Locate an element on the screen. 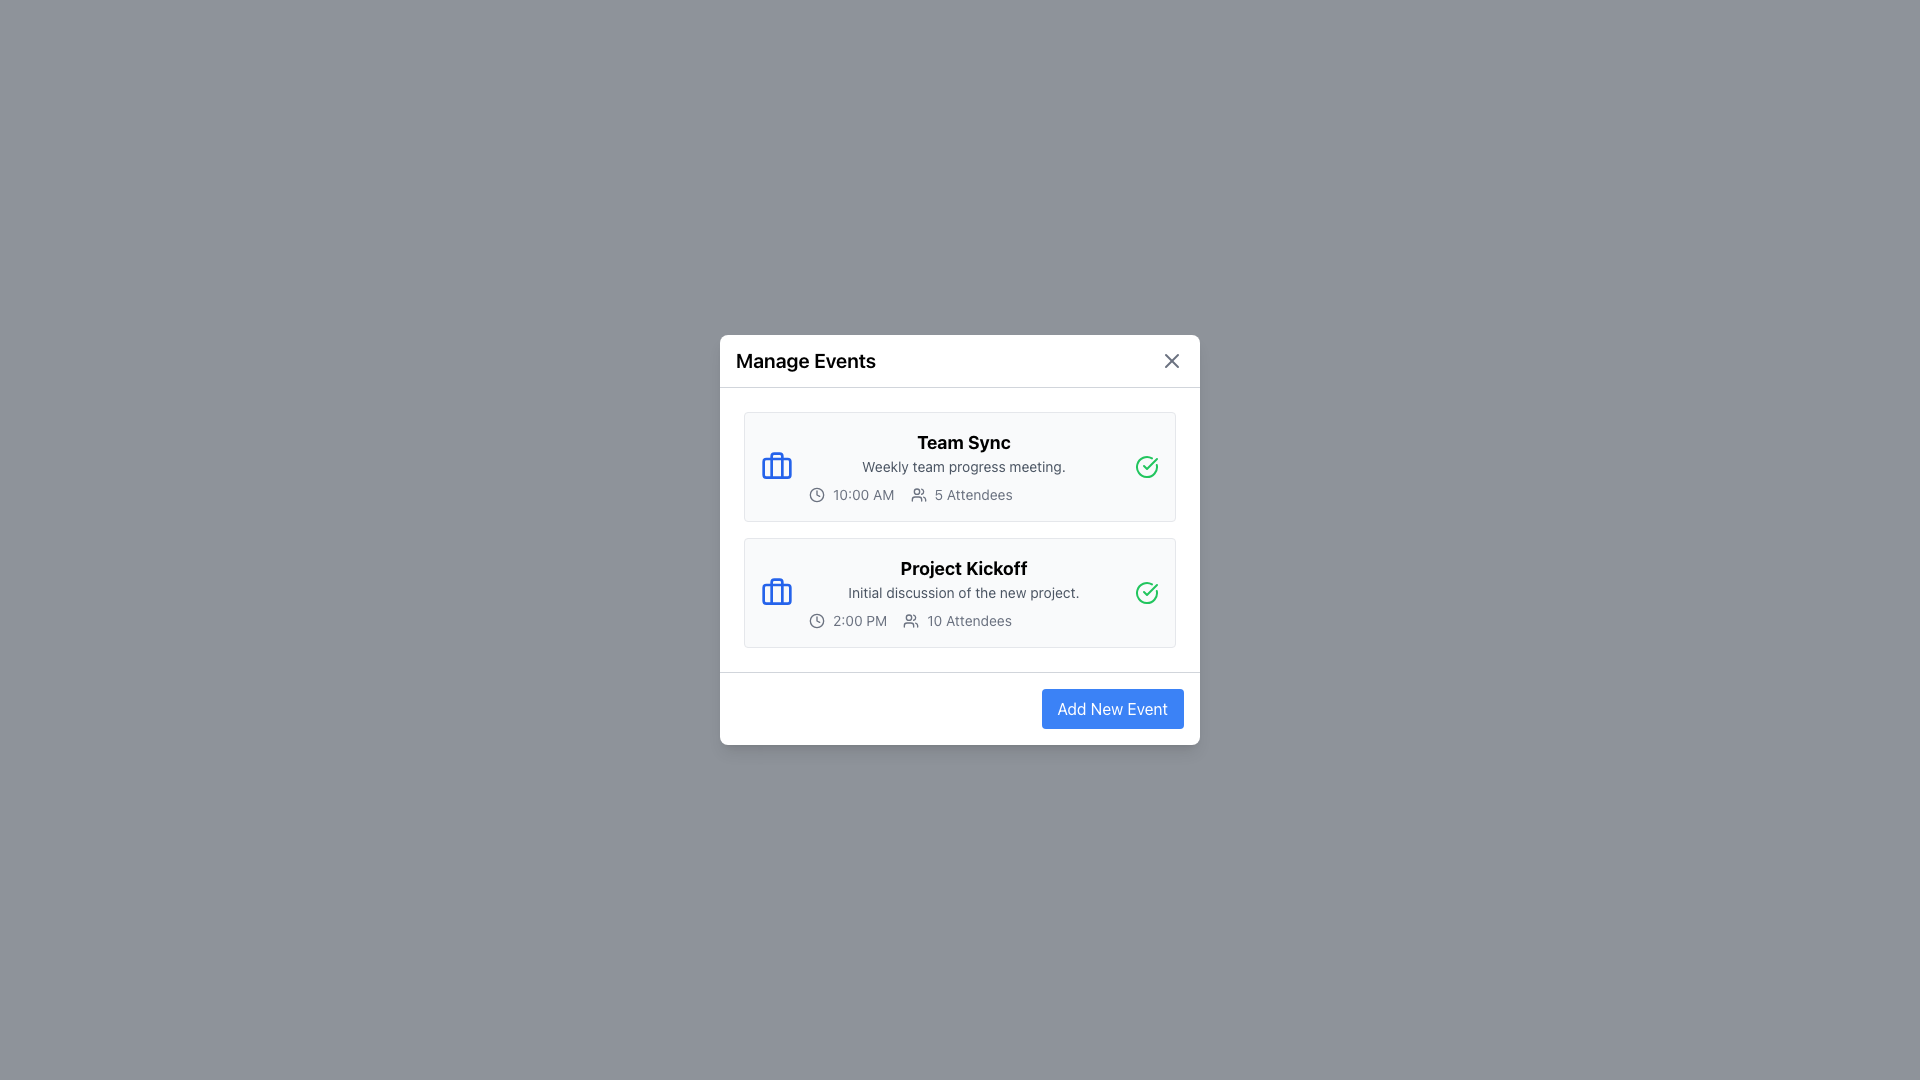 This screenshot has width=1920, height=1080. the compact icon resembling a pair of stylized user figures, located to the right of the '2:00 PM' text and followed by '10 Attendees' in the event details section is located at coordinates (910, 620).